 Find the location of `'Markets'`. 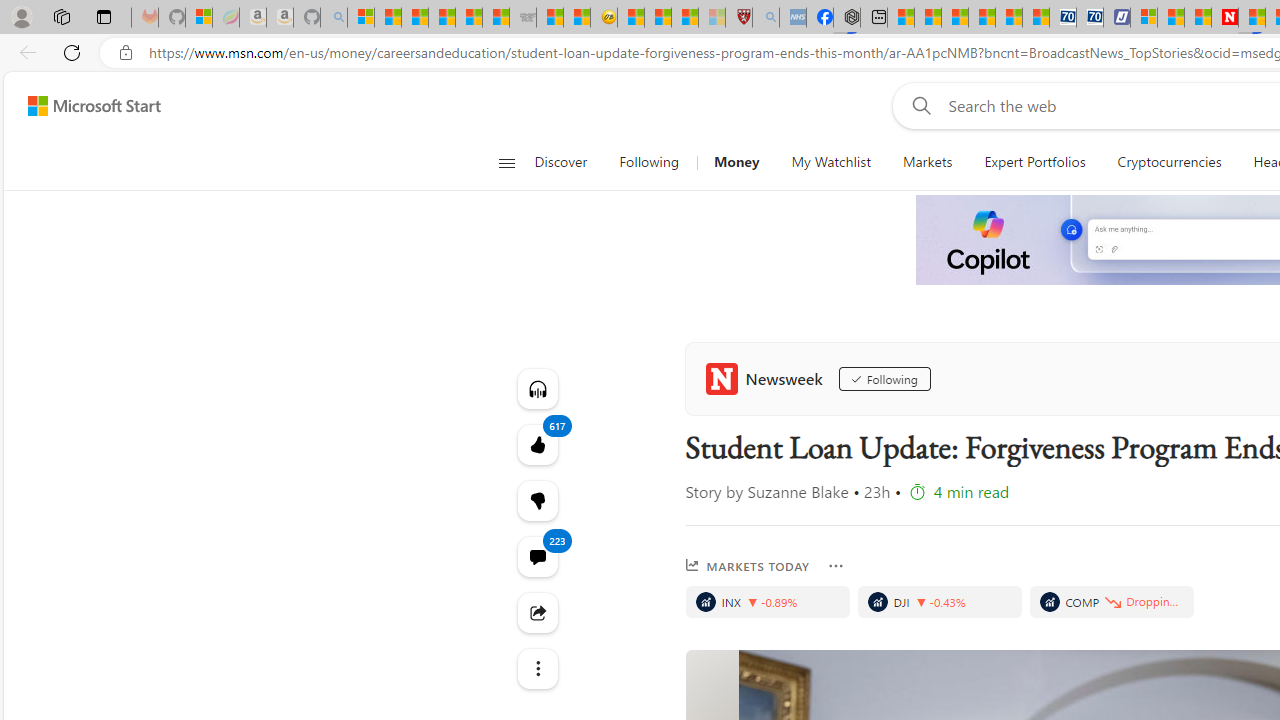

'Markets' is located at coordinates (926, 162).